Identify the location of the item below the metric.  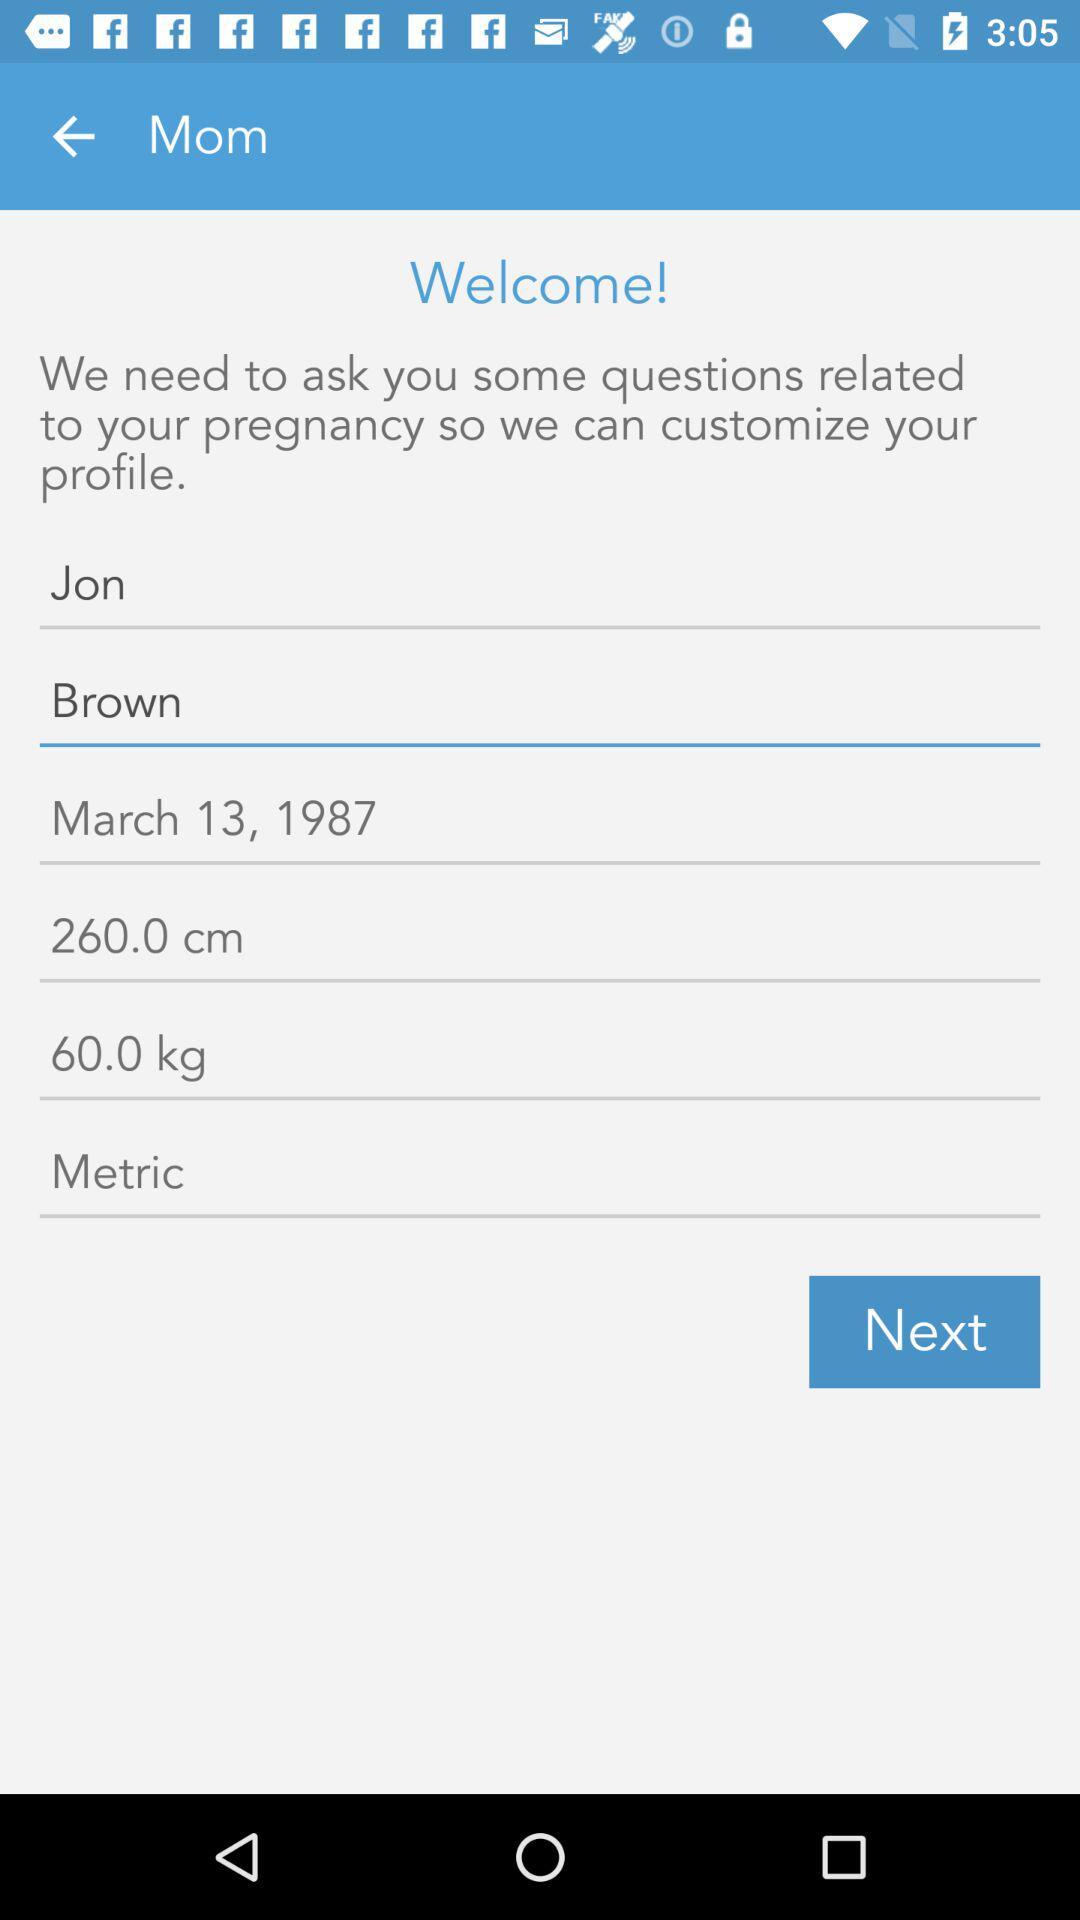
(924, 1332).